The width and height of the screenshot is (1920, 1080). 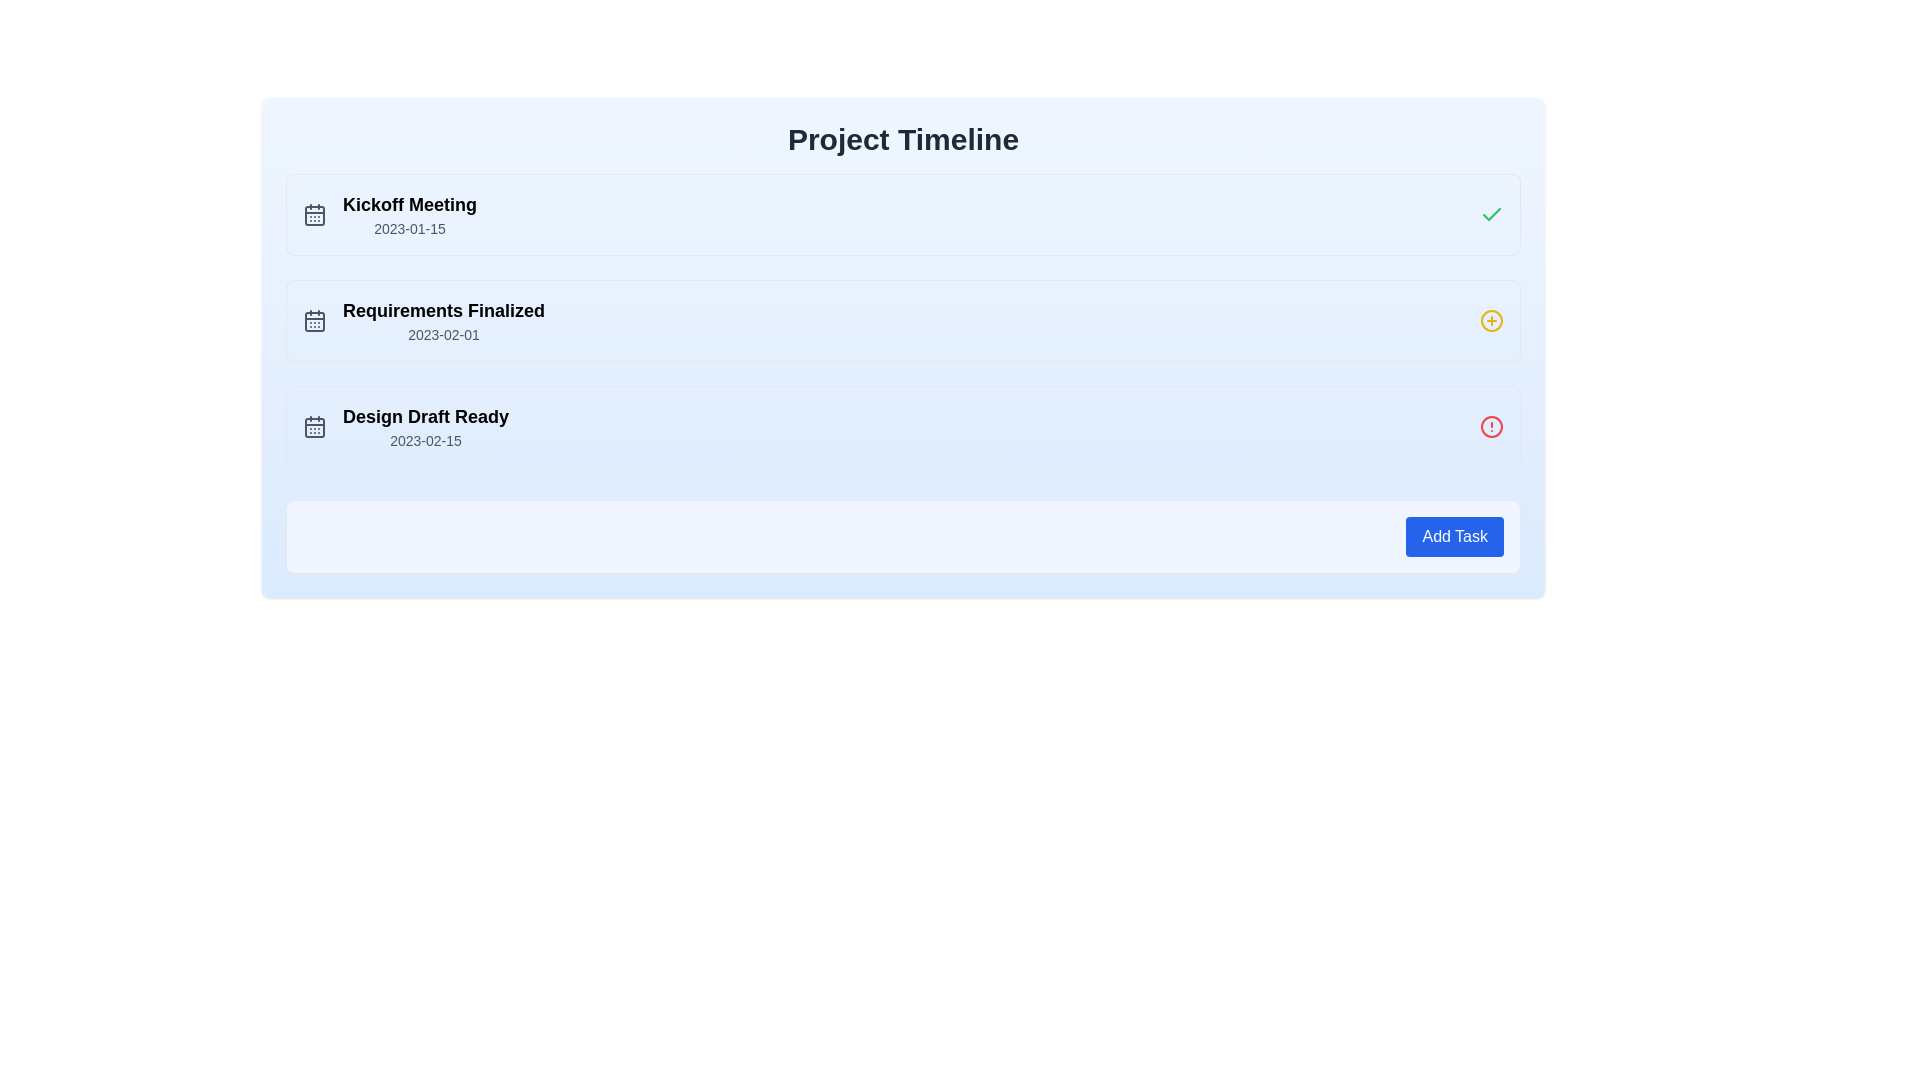 What do you see at coordinates (408, 215) in the screenshot?
I see `the first Text display element in the project timeline list, which includes an event title and date, positioned at the top with a calendar icon to its left` at bounding box center [408, 215].